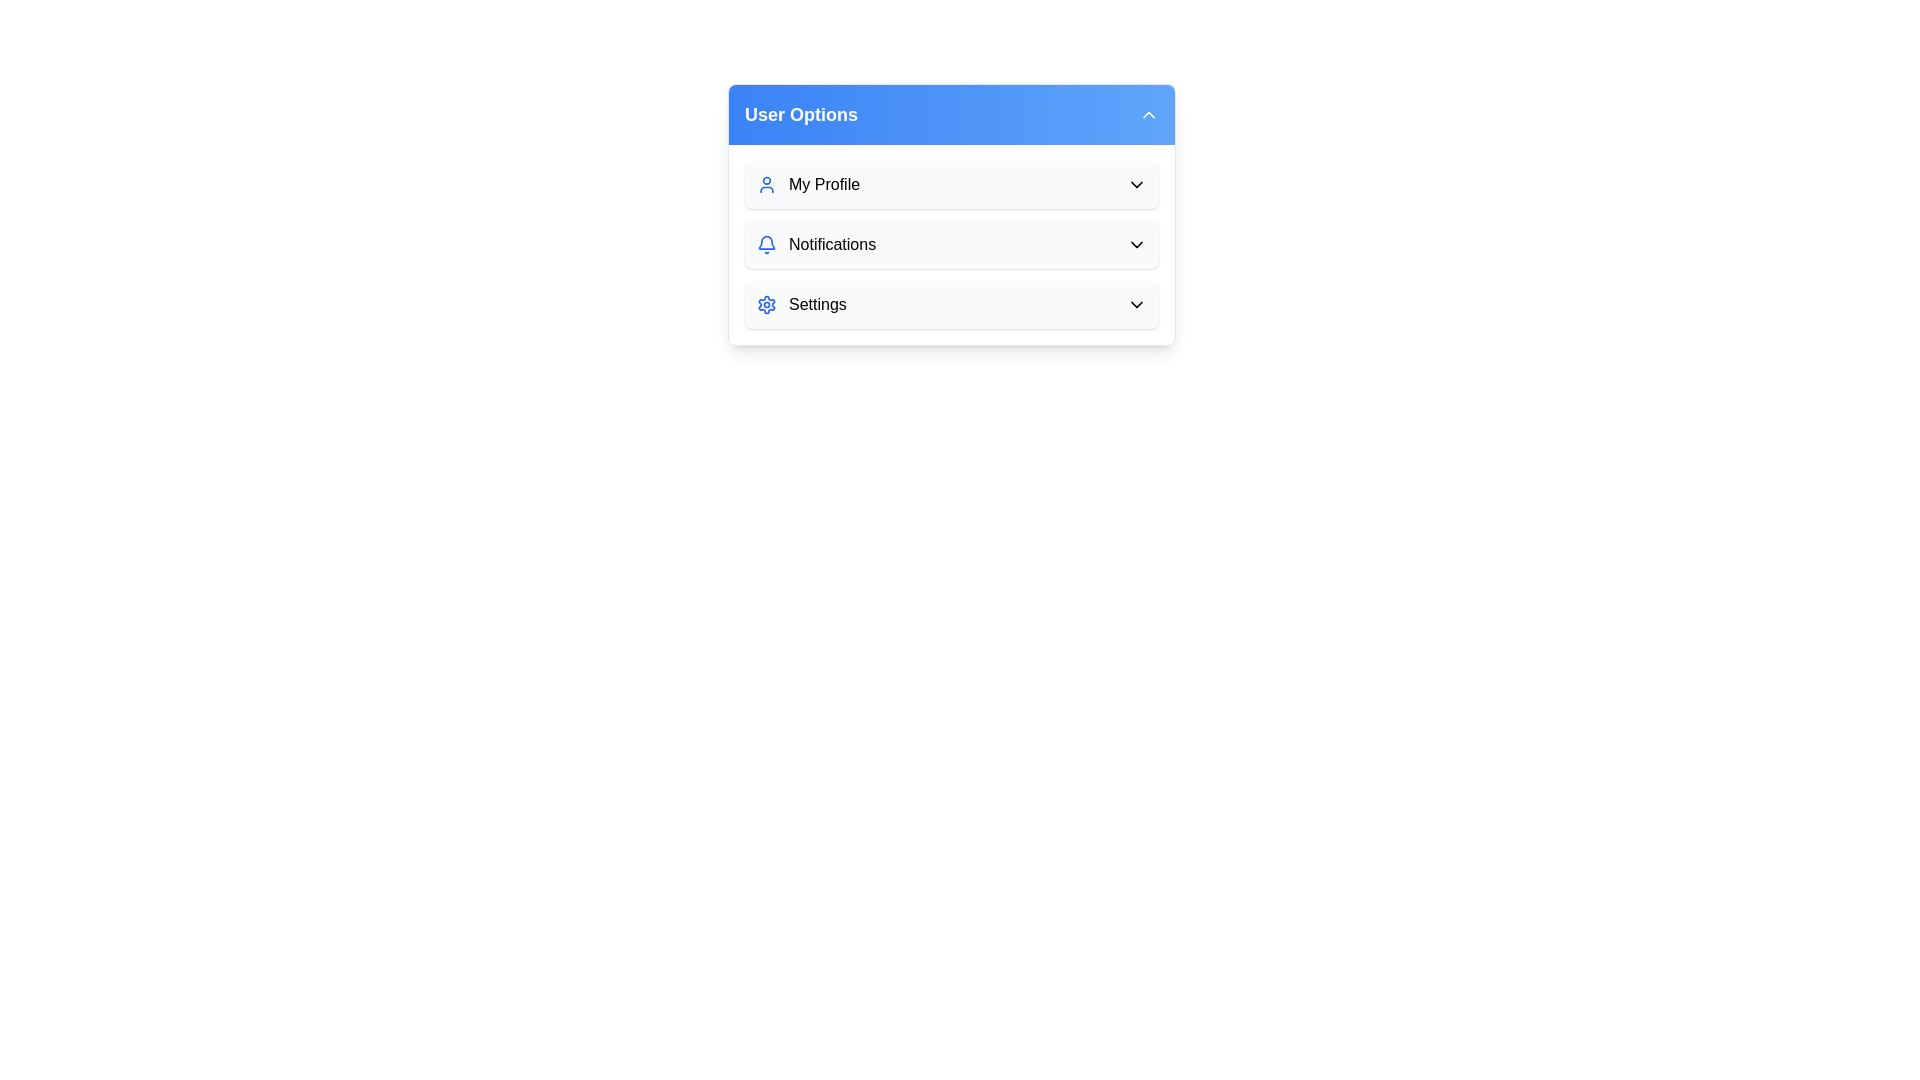 The height and width of the screenshot is (1080, 1920). I want to click on the blue user icon, which features a circular head and a semicircular body outline, located to the left of the text 'My Profile' in the dropdown interface under 'User Options', so click(766, 185).